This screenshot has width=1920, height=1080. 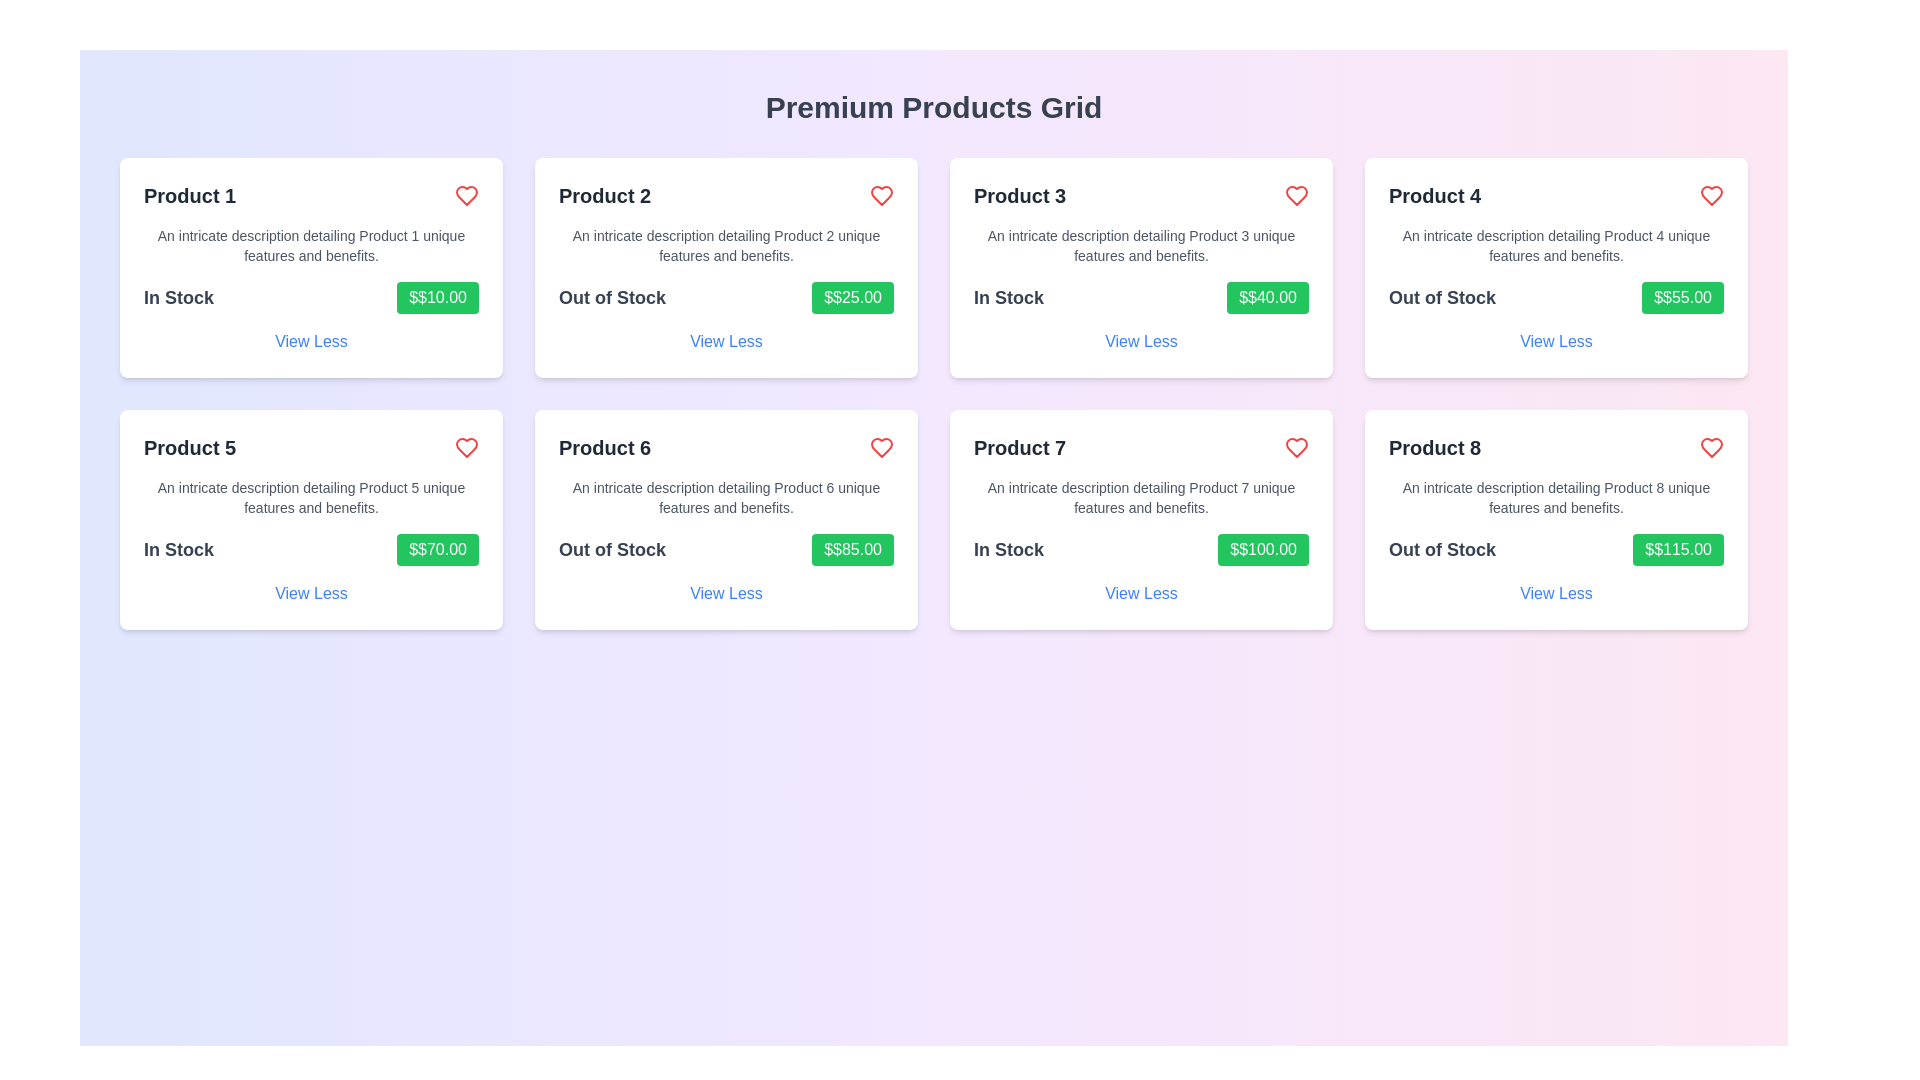 What do you see at coordinates (190, 446) in the screenshot?
I see `the bold and large-sized text label reading 'Product 5', which is styled in a dark font color and located in the lower card of the second row of the grid layout` at bounding box center [190, 446].